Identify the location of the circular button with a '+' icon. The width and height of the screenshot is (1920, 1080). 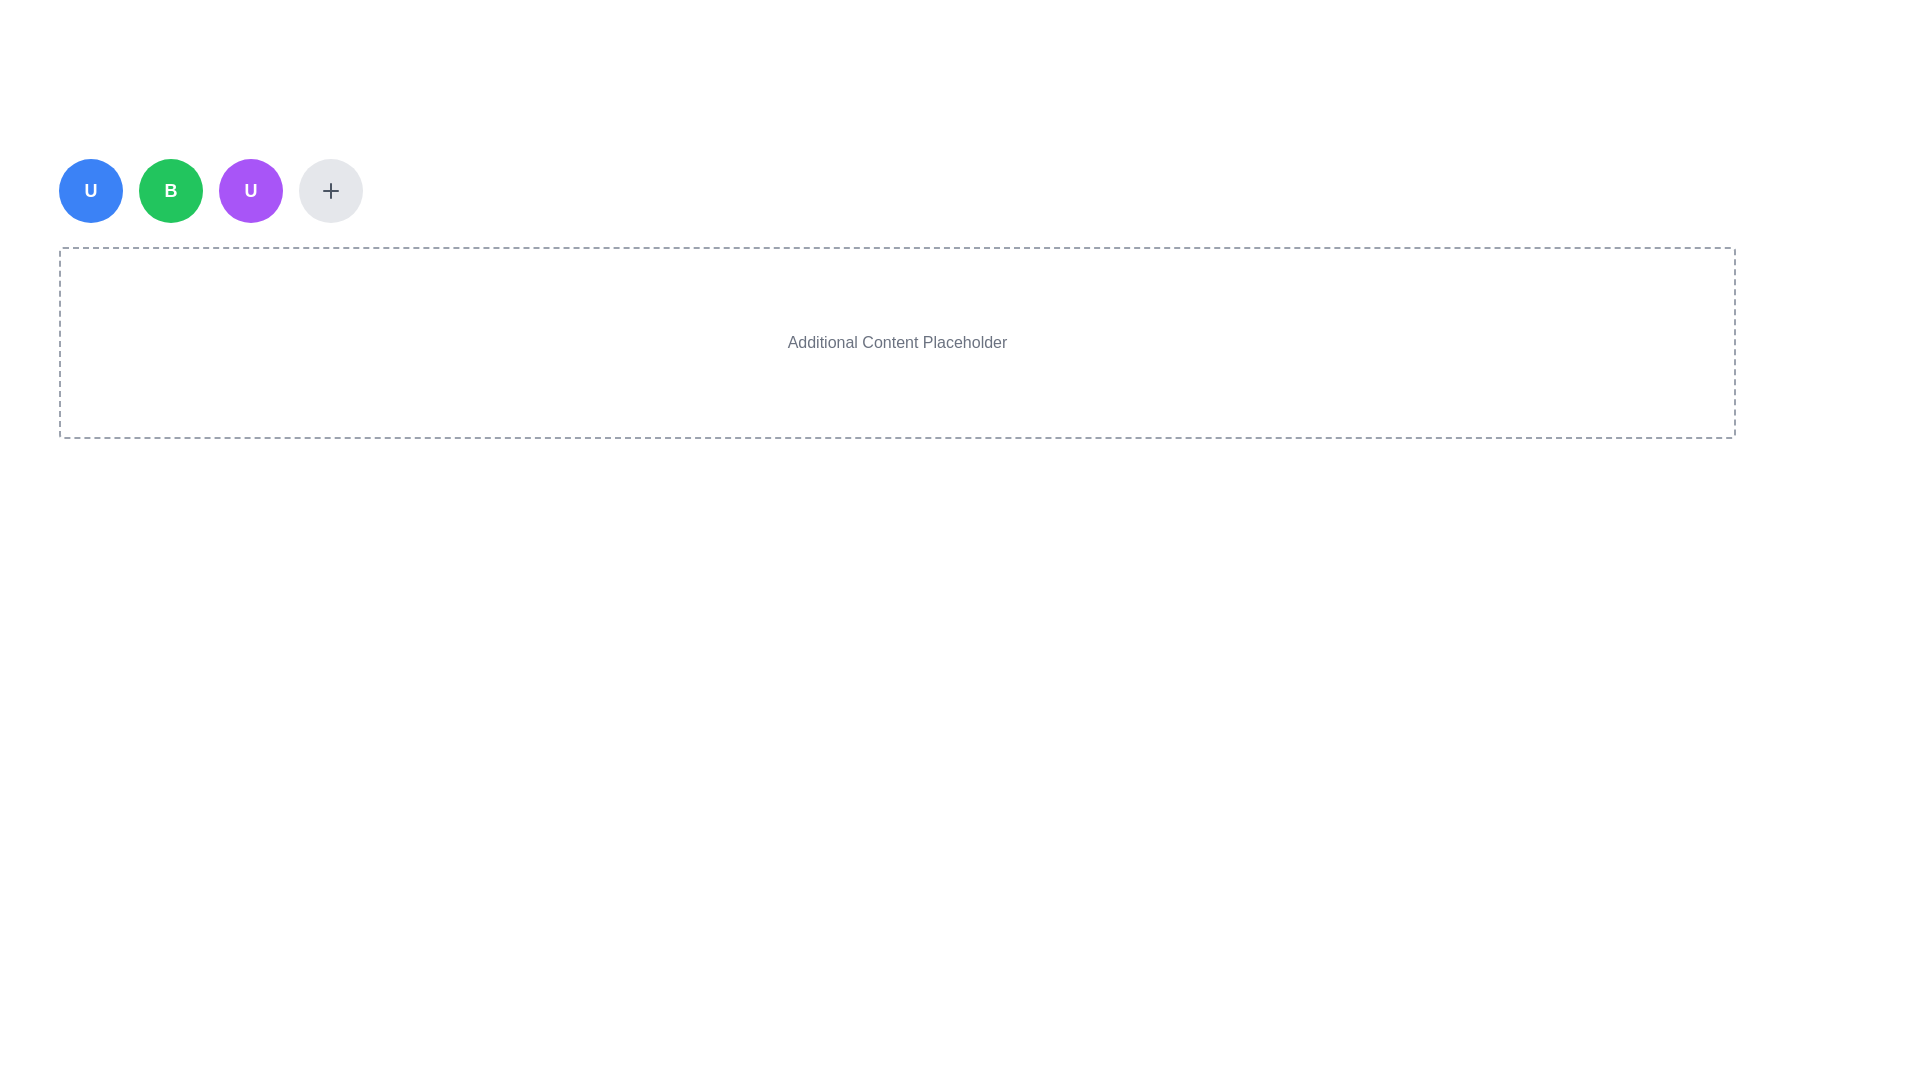
(331, 191).